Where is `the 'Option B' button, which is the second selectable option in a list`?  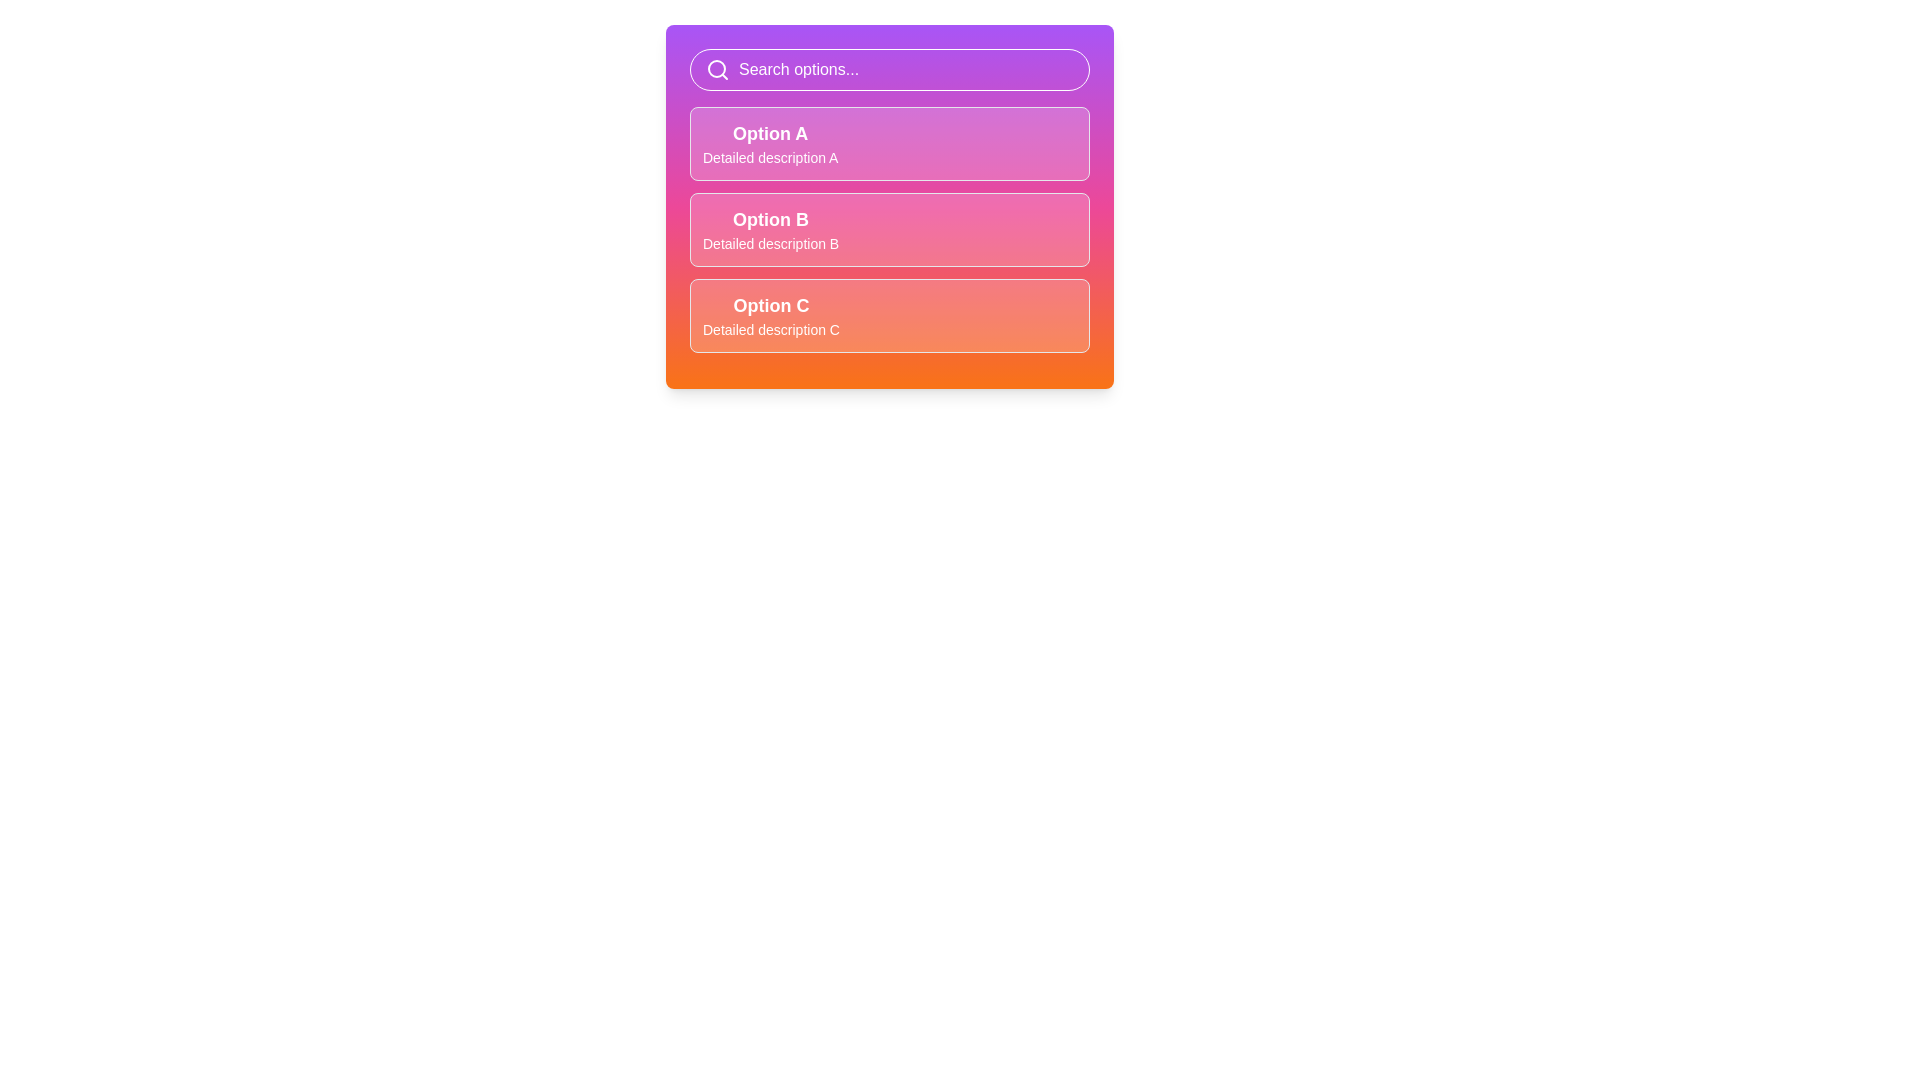
the 'Option B' button, which is the second selectable option in a list is located at coordinates (888, 207).